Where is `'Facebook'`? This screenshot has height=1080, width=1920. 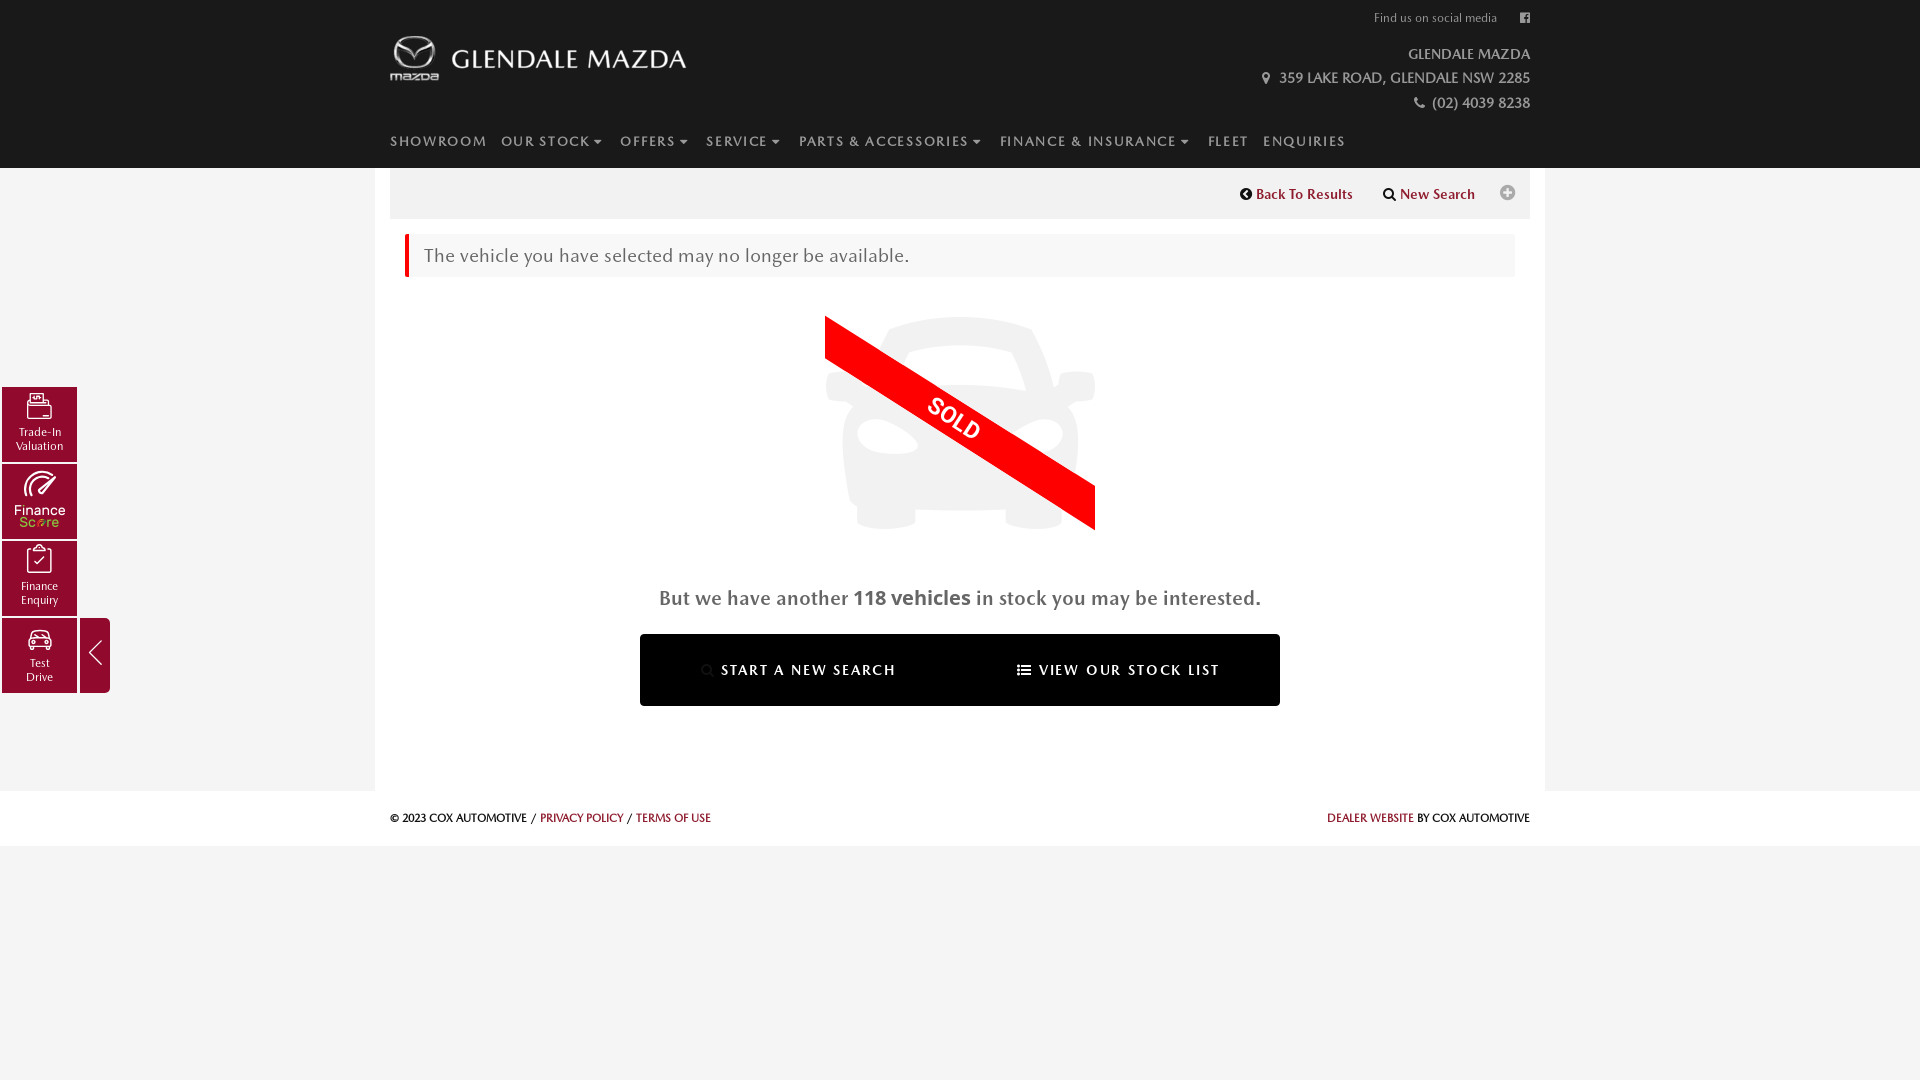
'Facebook' is located at coordinates (1524, 18).